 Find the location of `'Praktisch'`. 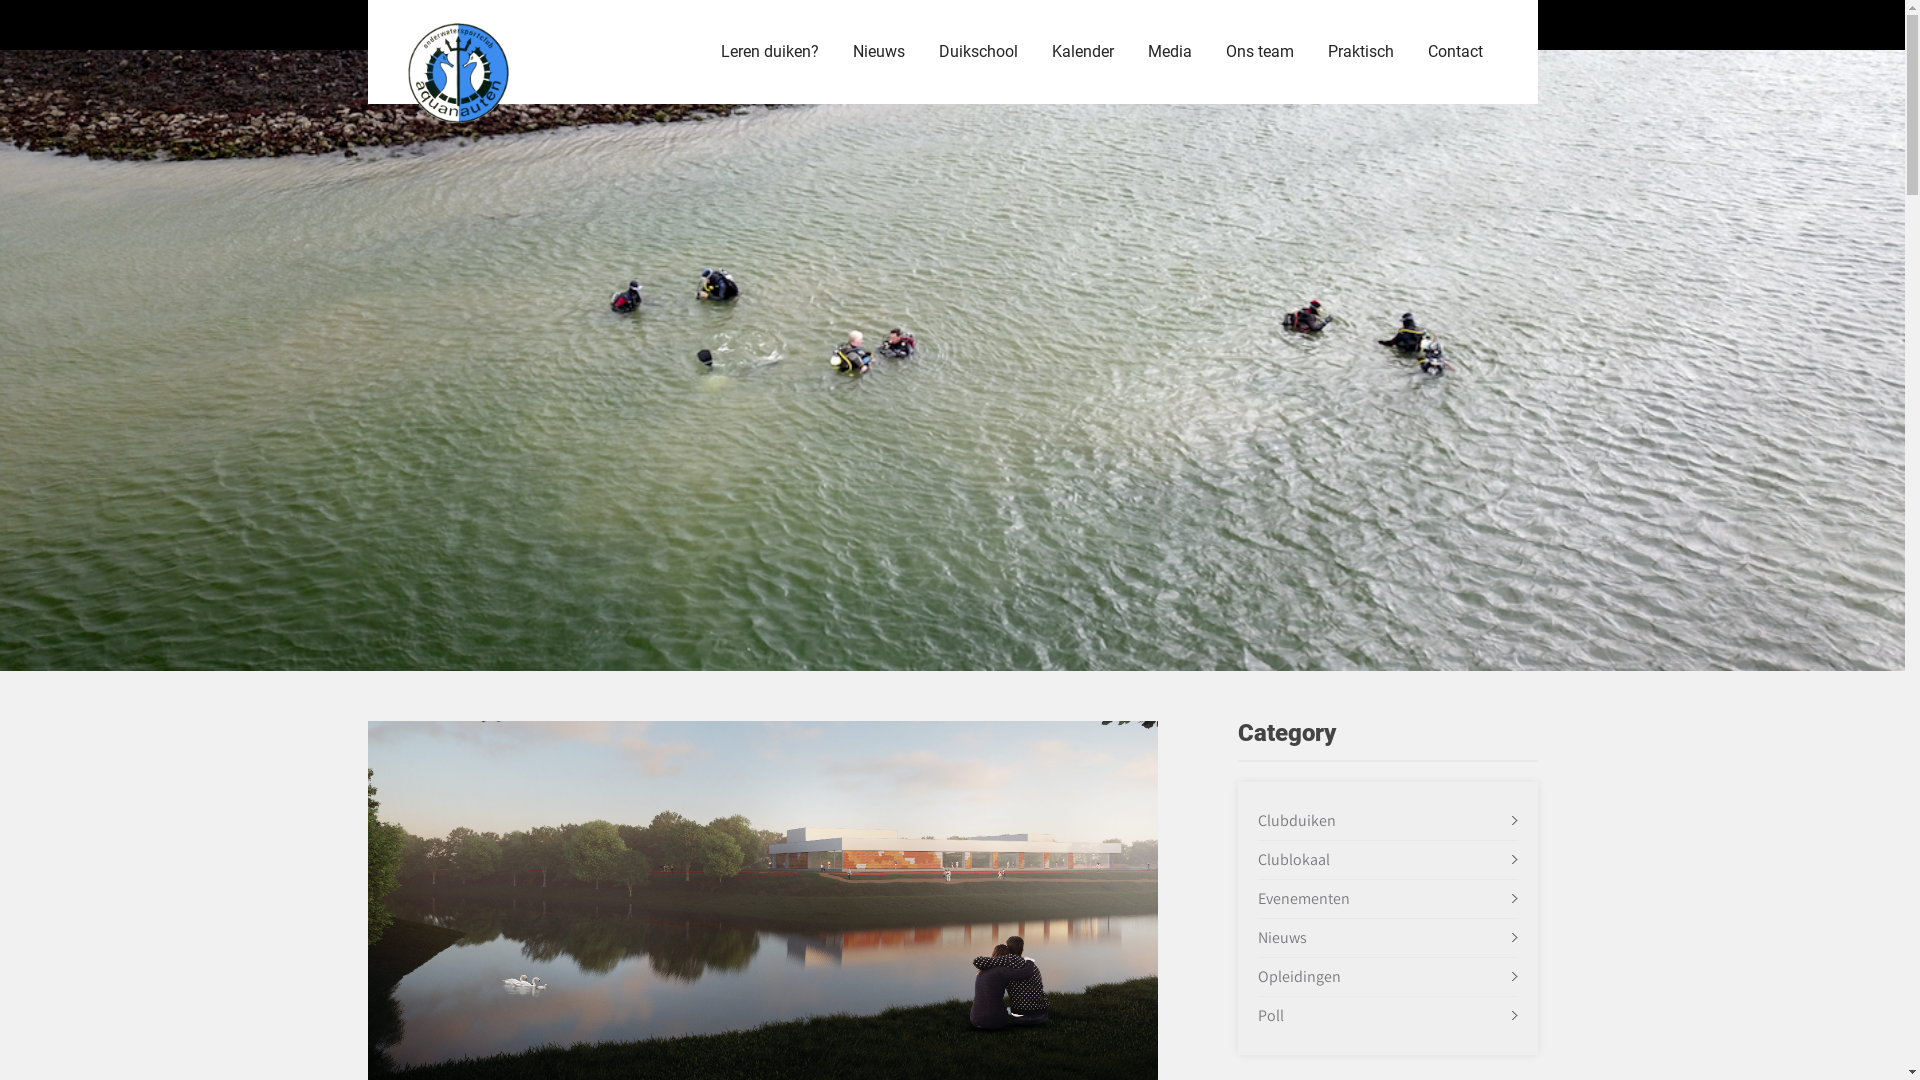

'Praktisch' is located at coordinates (1359, 50).